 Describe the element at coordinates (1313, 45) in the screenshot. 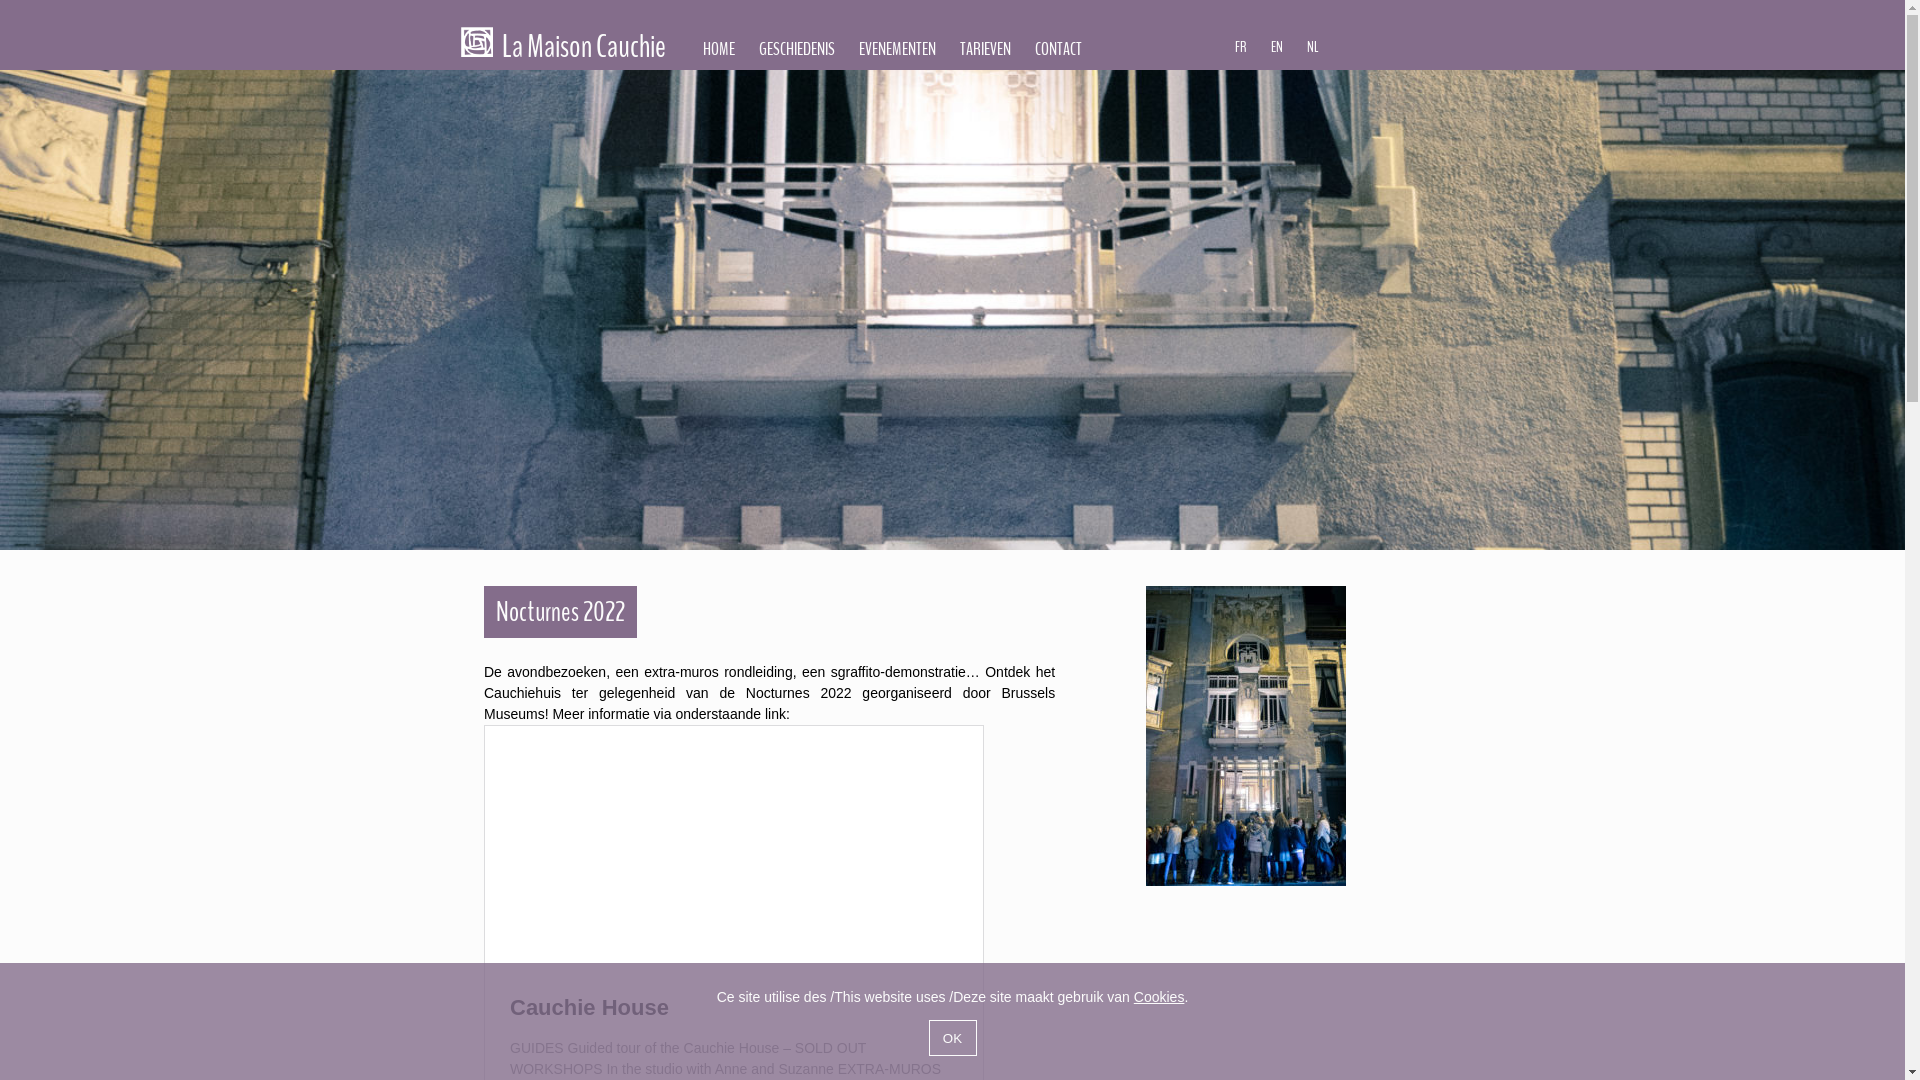

I see `'NL'` at that location.